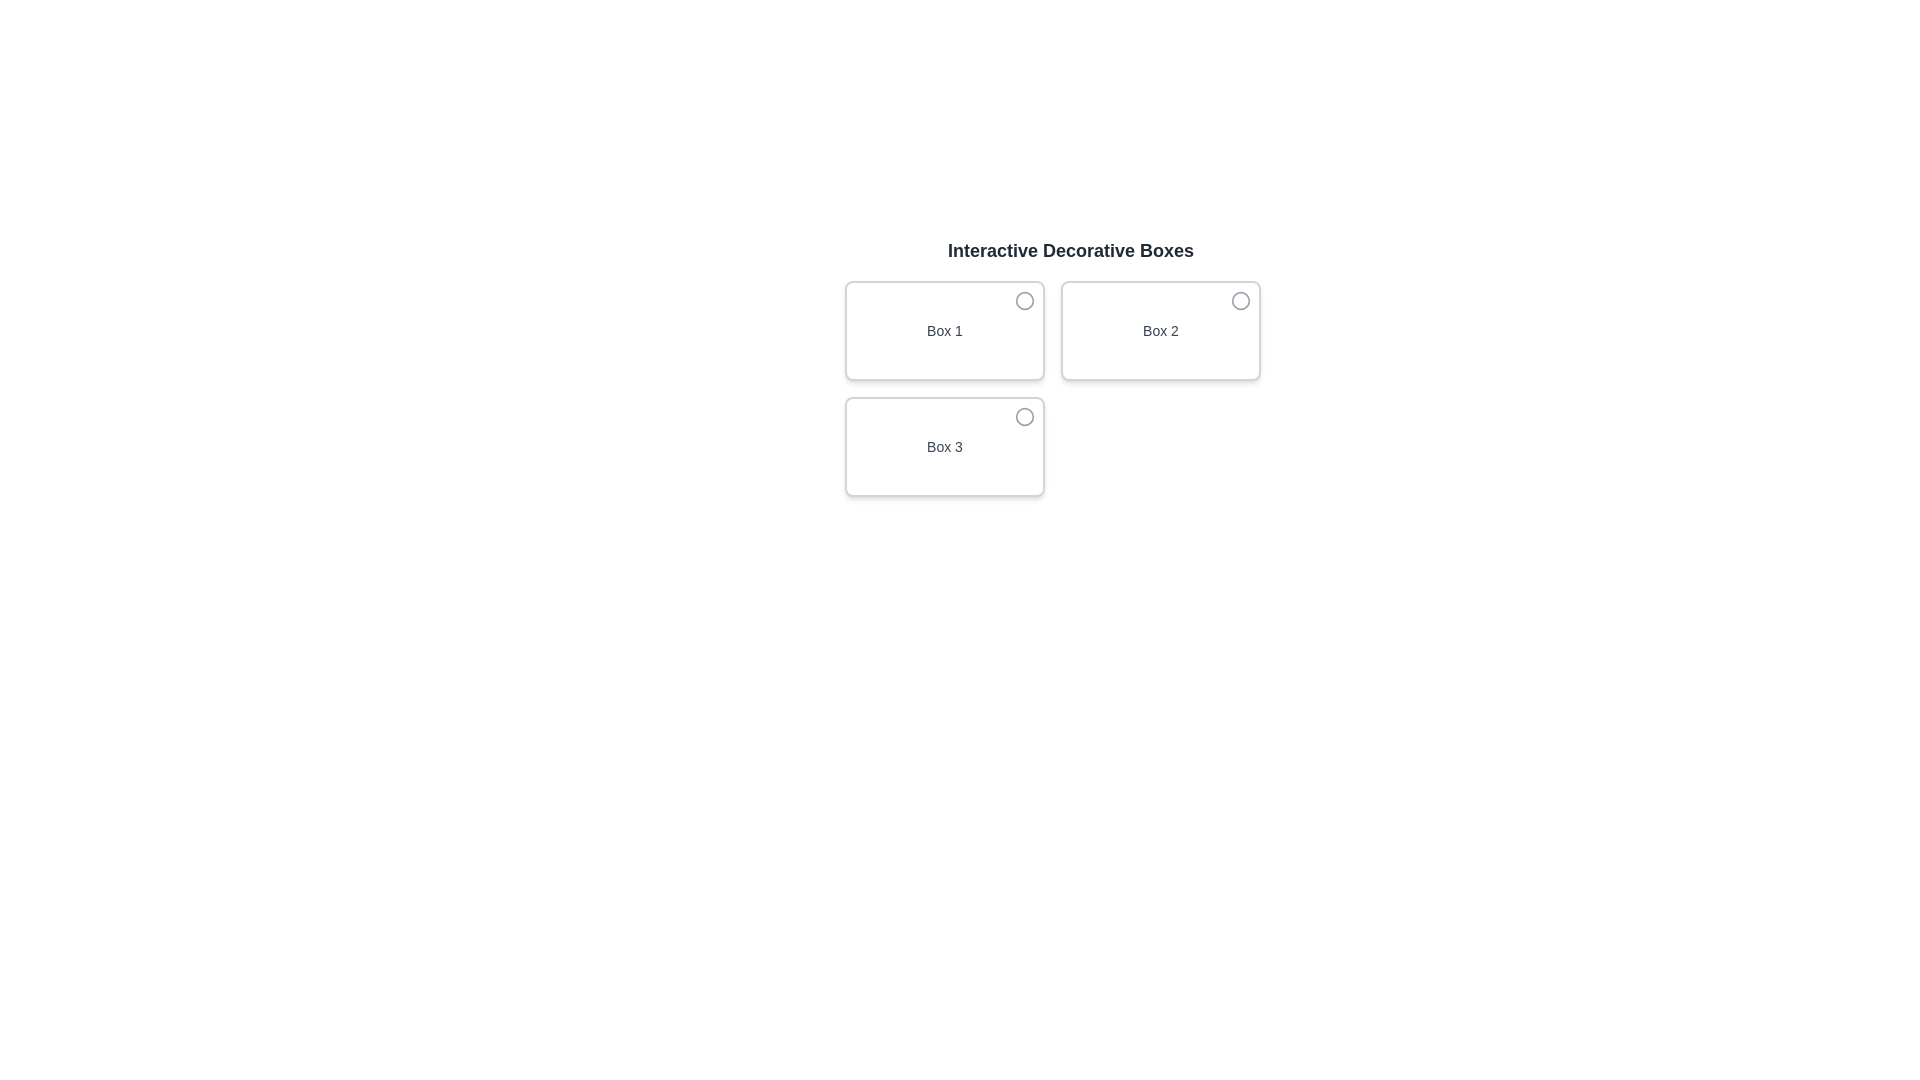 The height and width of the screenshot is (1080, 1920). What do you see at coordinates (1161, 330) in the screenshot?
I see `the Decorative Box labeled 'Box 2'` at bounding box center [1161, 330].